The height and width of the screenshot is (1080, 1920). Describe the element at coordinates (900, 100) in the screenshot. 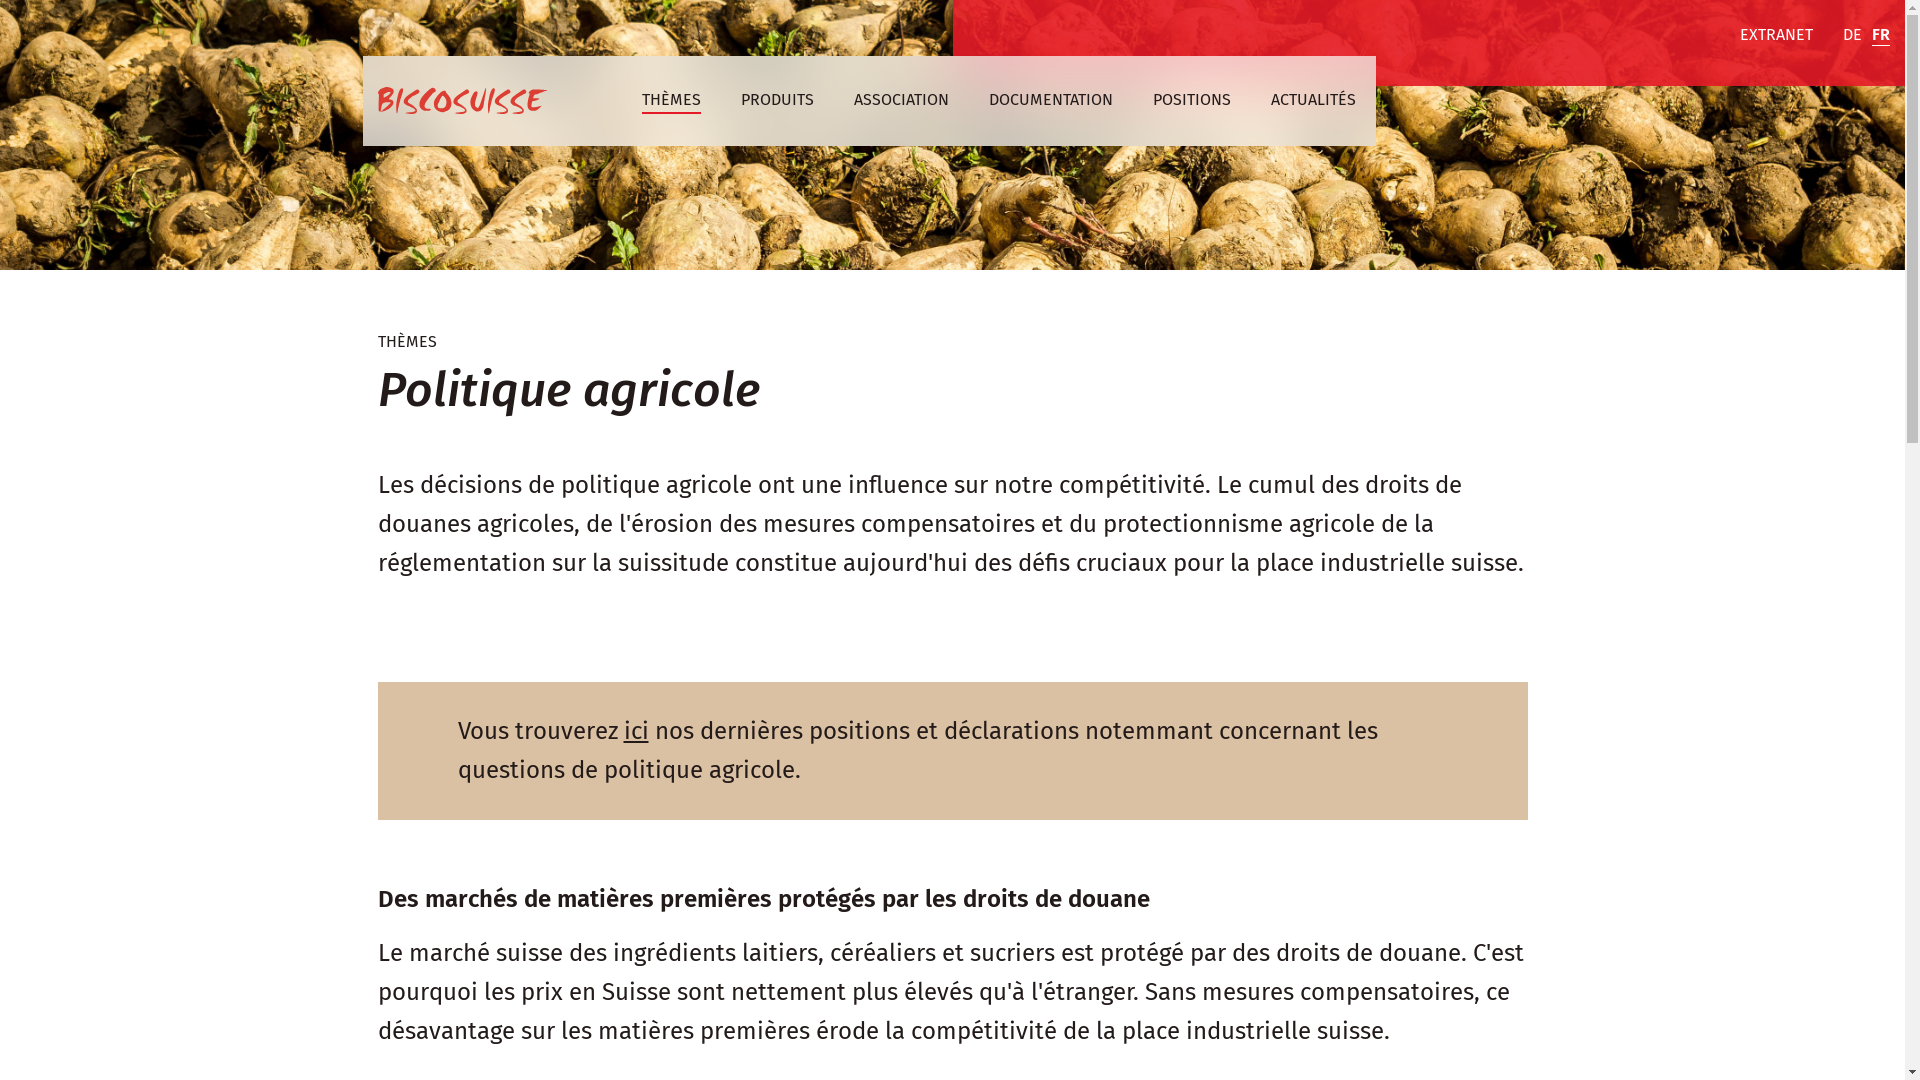

I see `'ASSOCIATION'` at that location.